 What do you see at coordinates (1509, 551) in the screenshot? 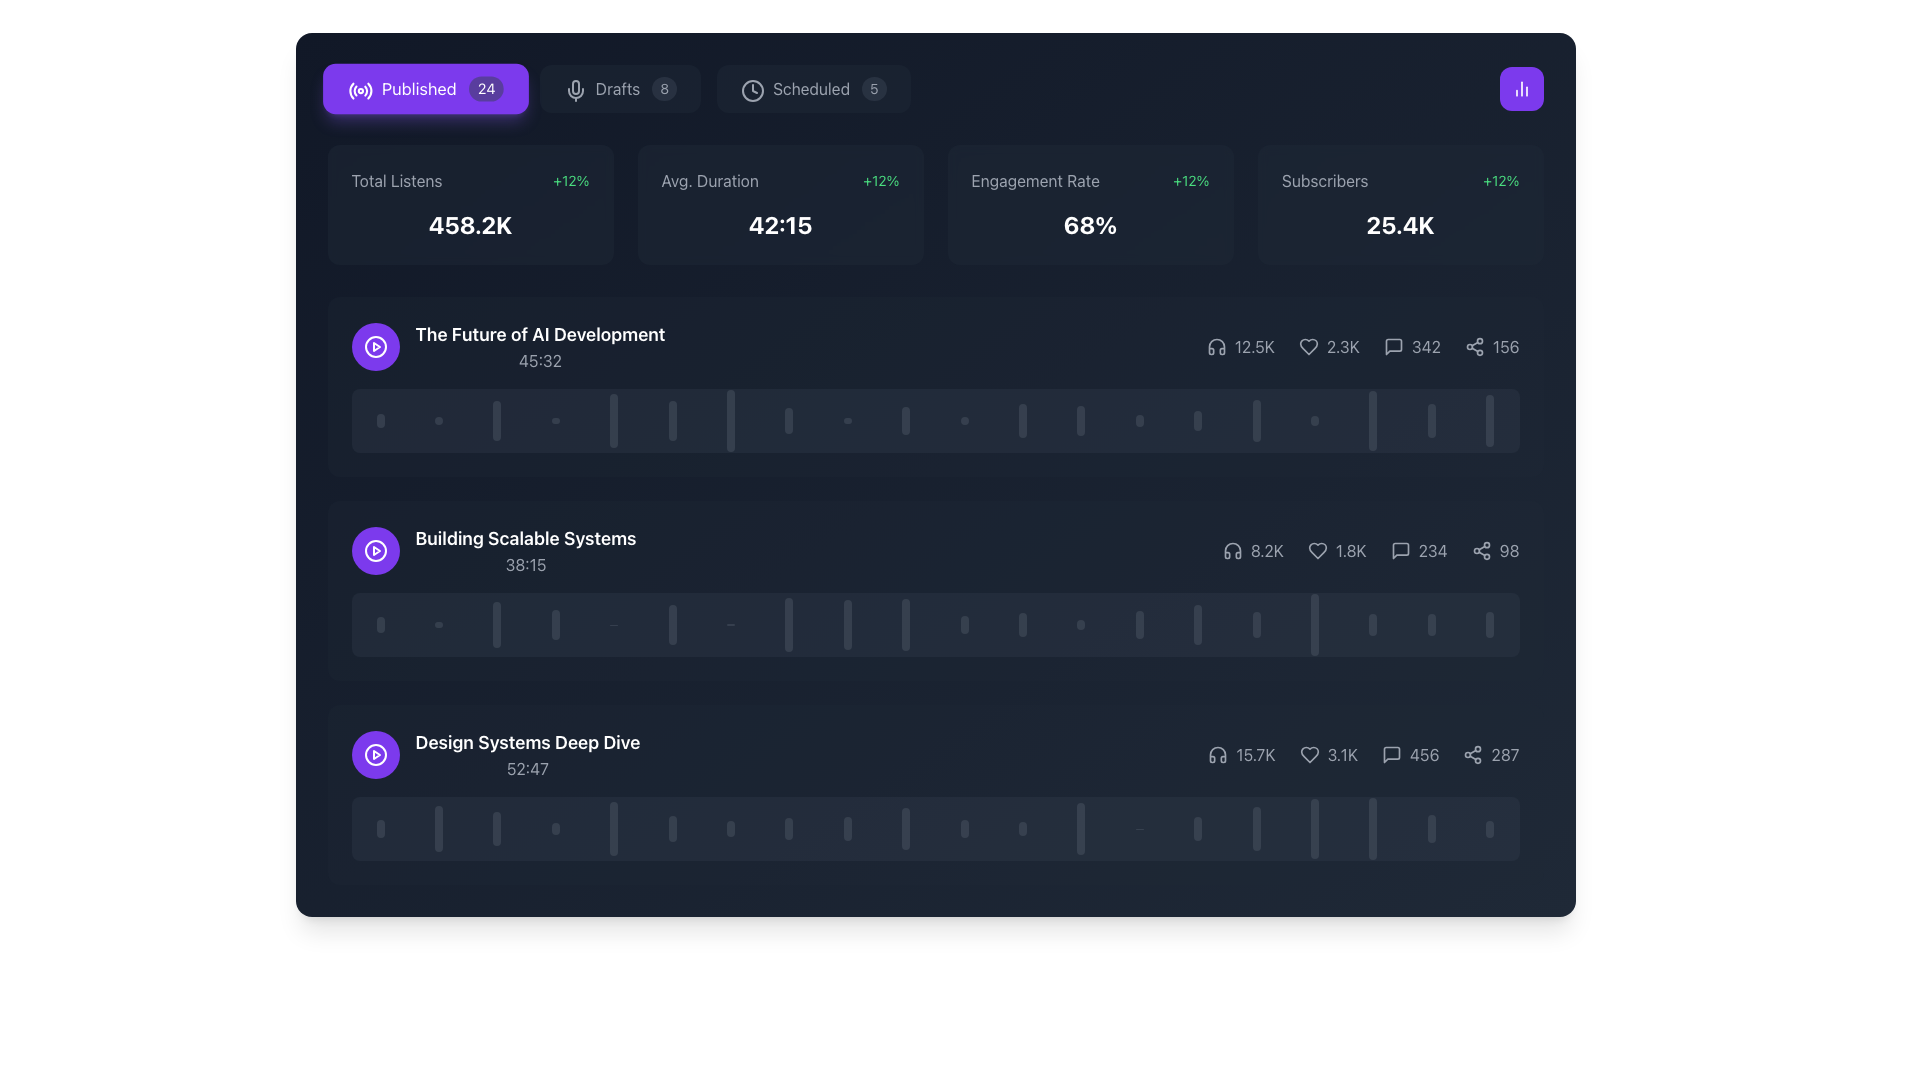
I see `the static text displaying the number '98' in gray color located to the right of the share icon for the 'Building Scalable Systems' entry` at bounding box center [1509, 551].